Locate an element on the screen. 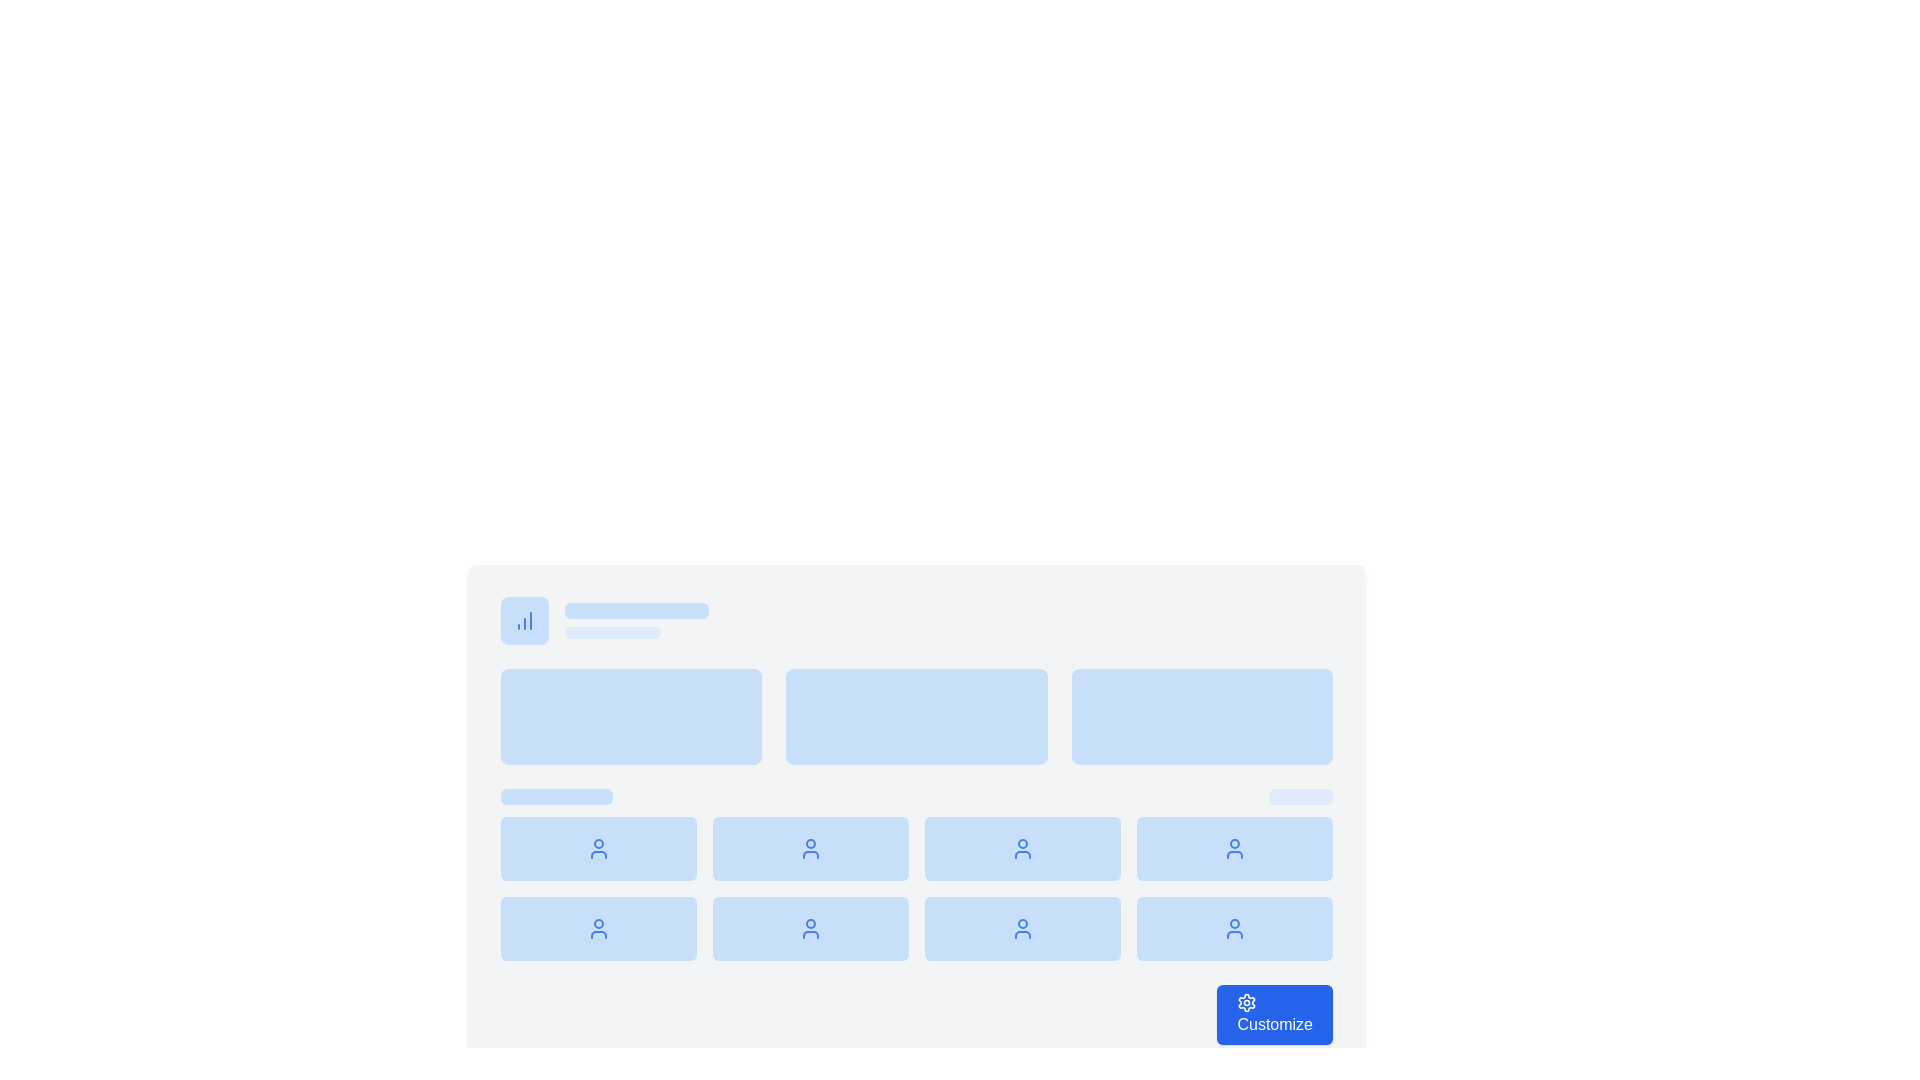 This screenshot has height=1080, width=1920. the loading state of the Placeholder bar positioned centrally above the grid of profile-like icons by clicking on it is located at coordinates (915, 796).